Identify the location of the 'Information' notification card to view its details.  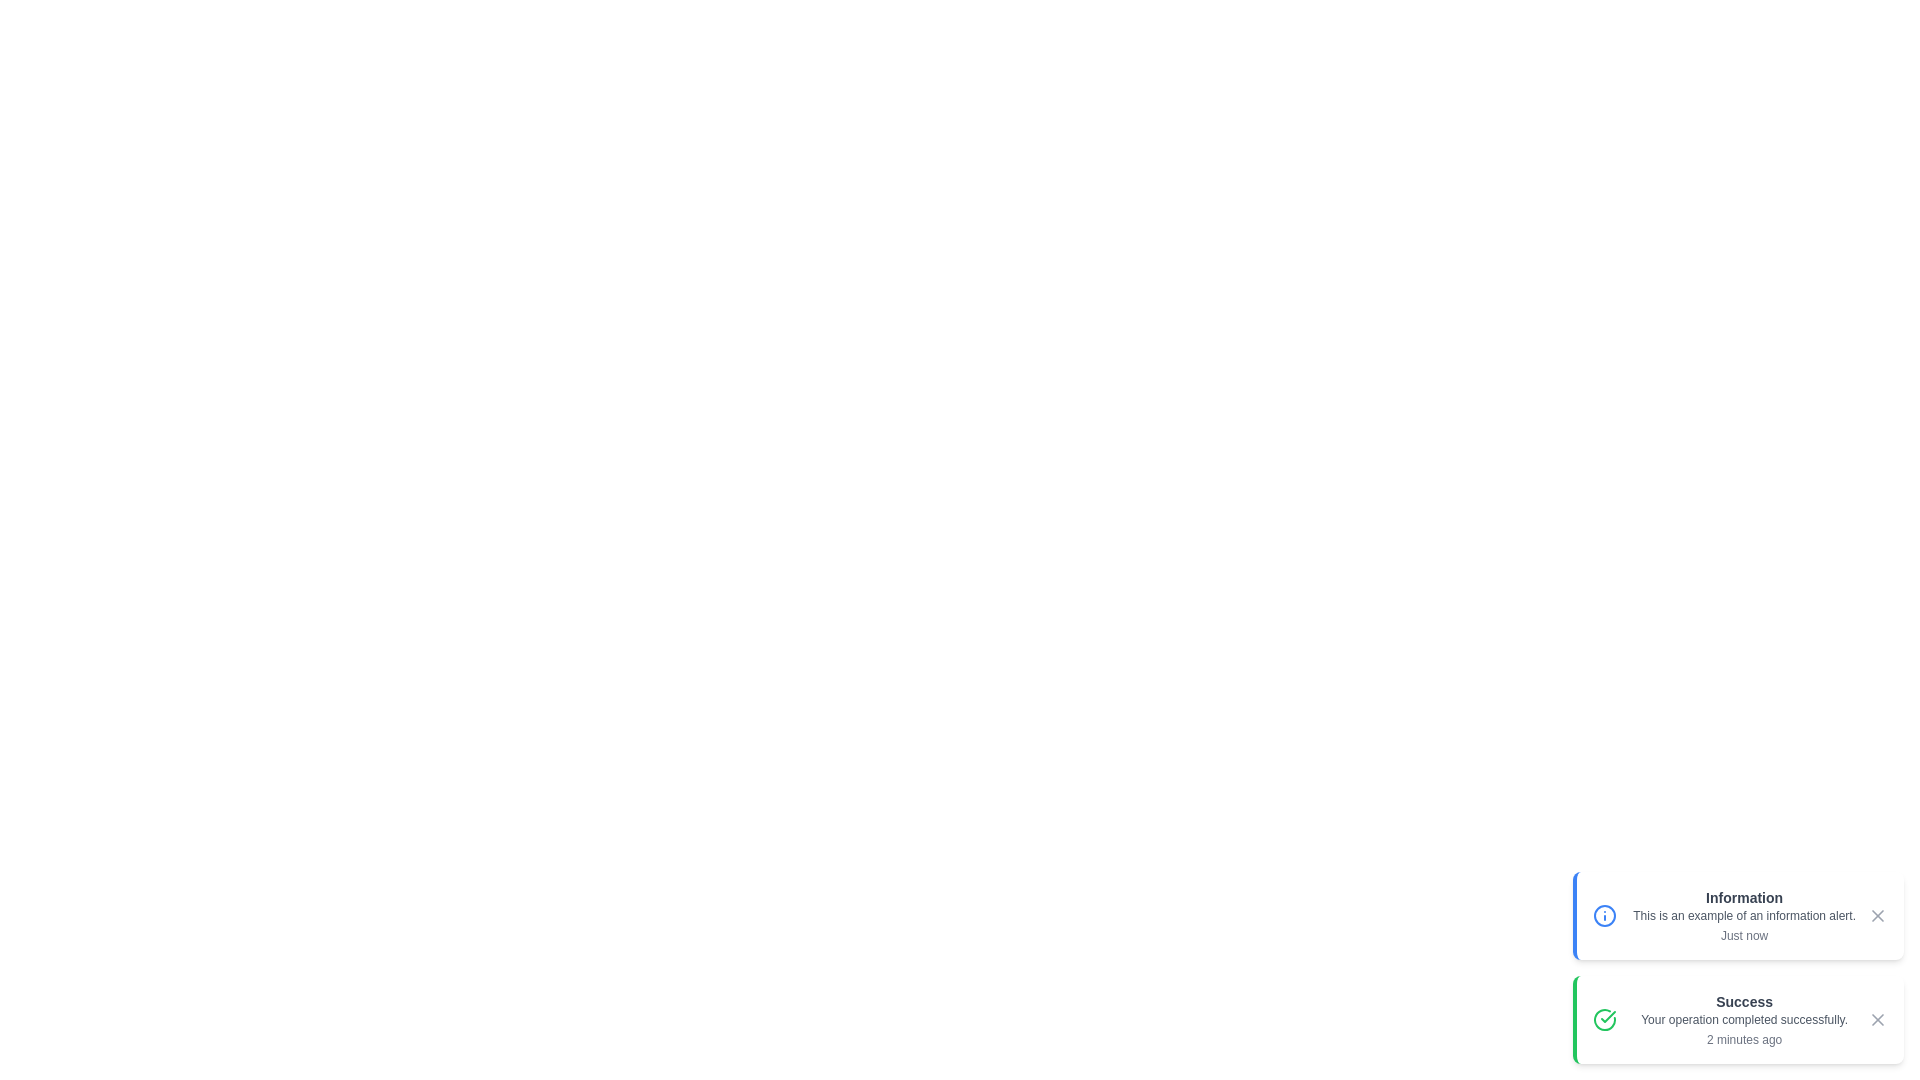
(1736, 915).